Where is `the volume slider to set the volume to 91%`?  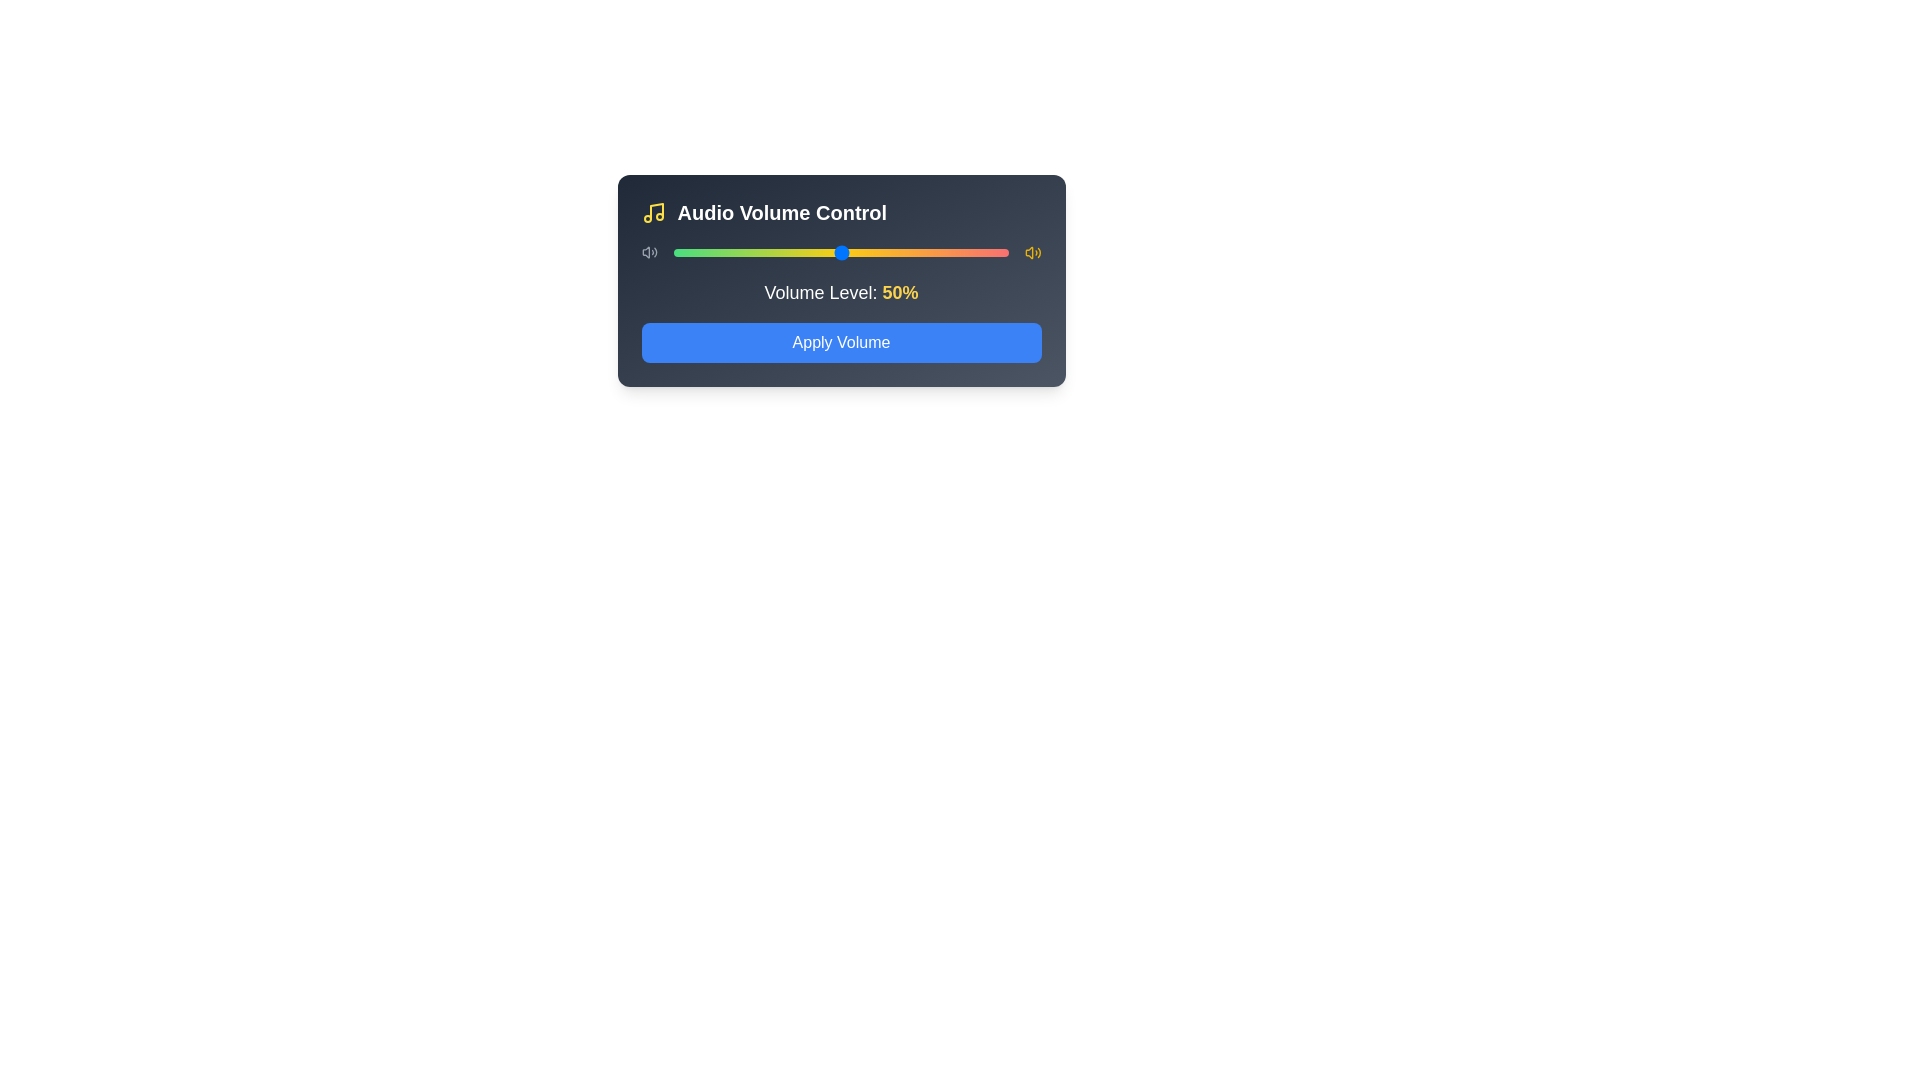
the volume slider to set the volume to 91% is located at coordinates (978, 252).